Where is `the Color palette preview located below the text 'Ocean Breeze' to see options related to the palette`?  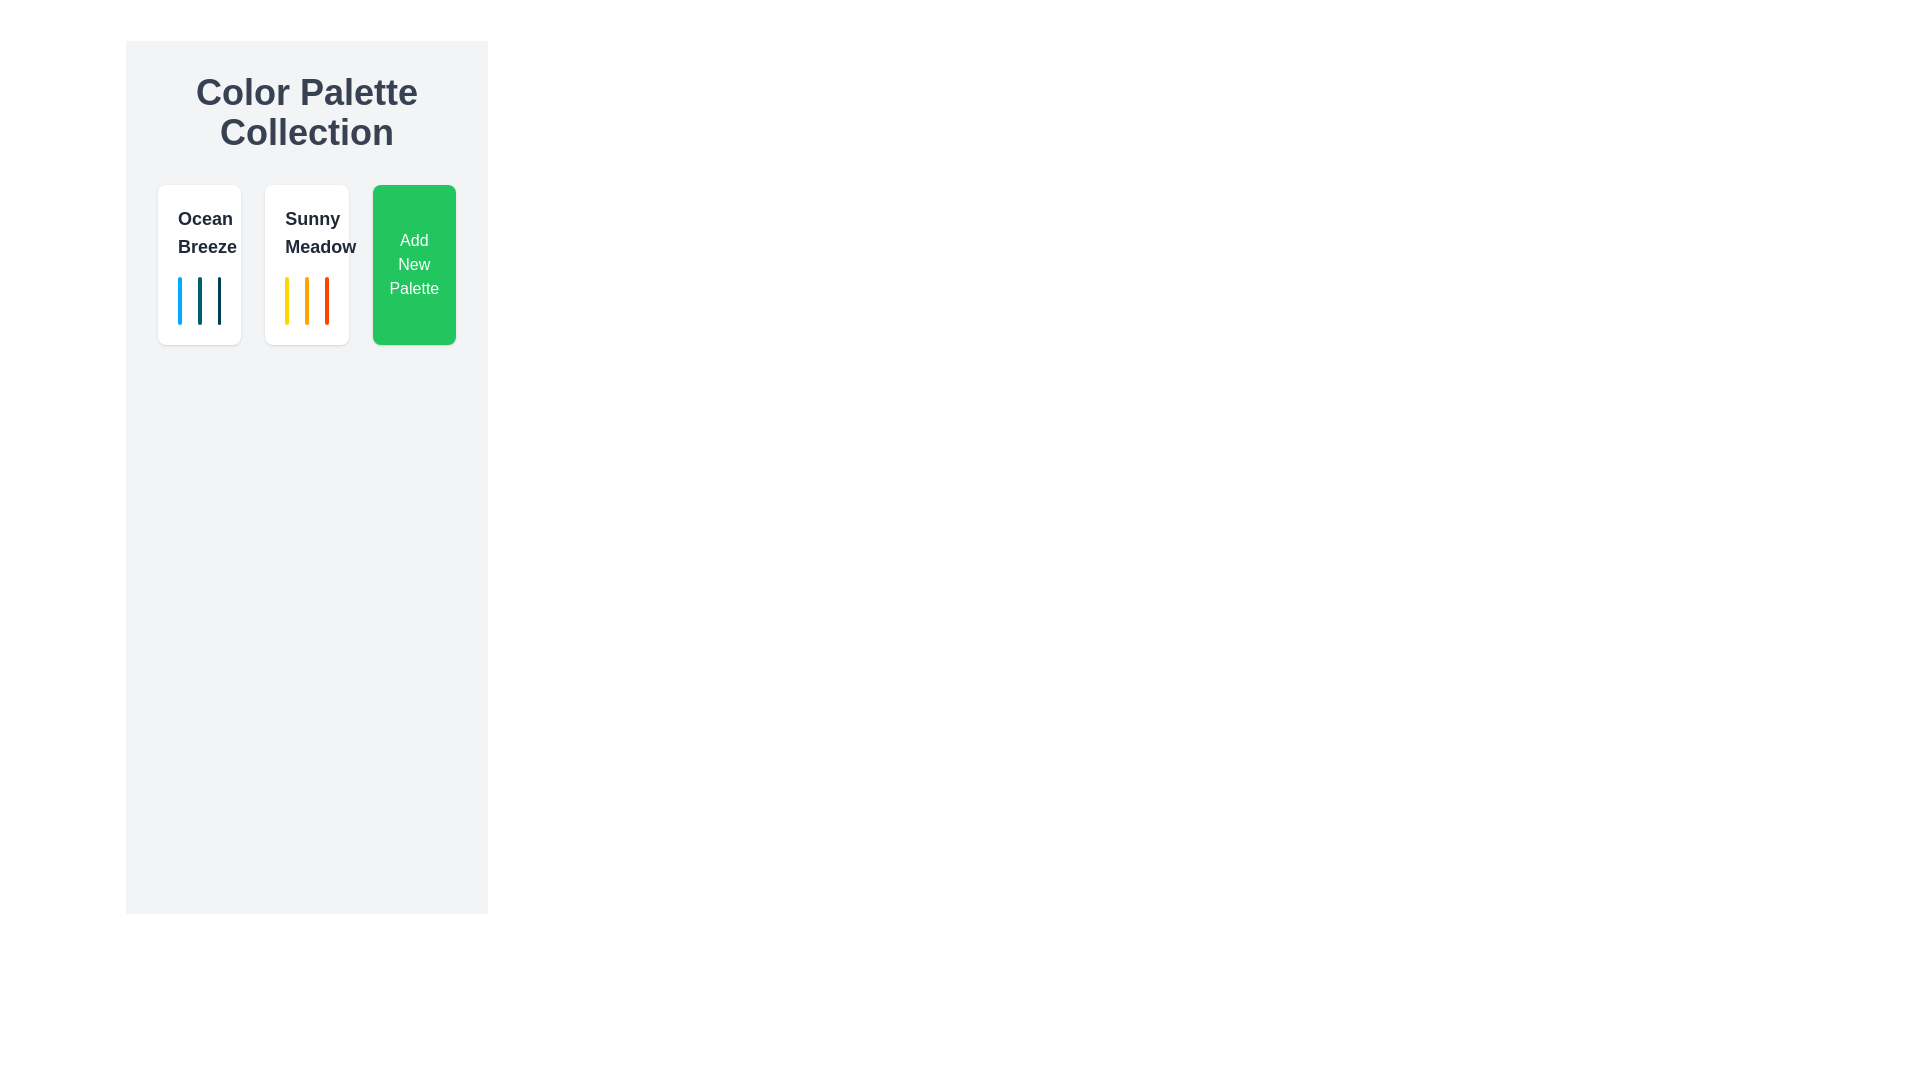
the Color palette preview located below the text 'Ocean Breeze' to see options related to the palette is located at coordinates (199, 300).